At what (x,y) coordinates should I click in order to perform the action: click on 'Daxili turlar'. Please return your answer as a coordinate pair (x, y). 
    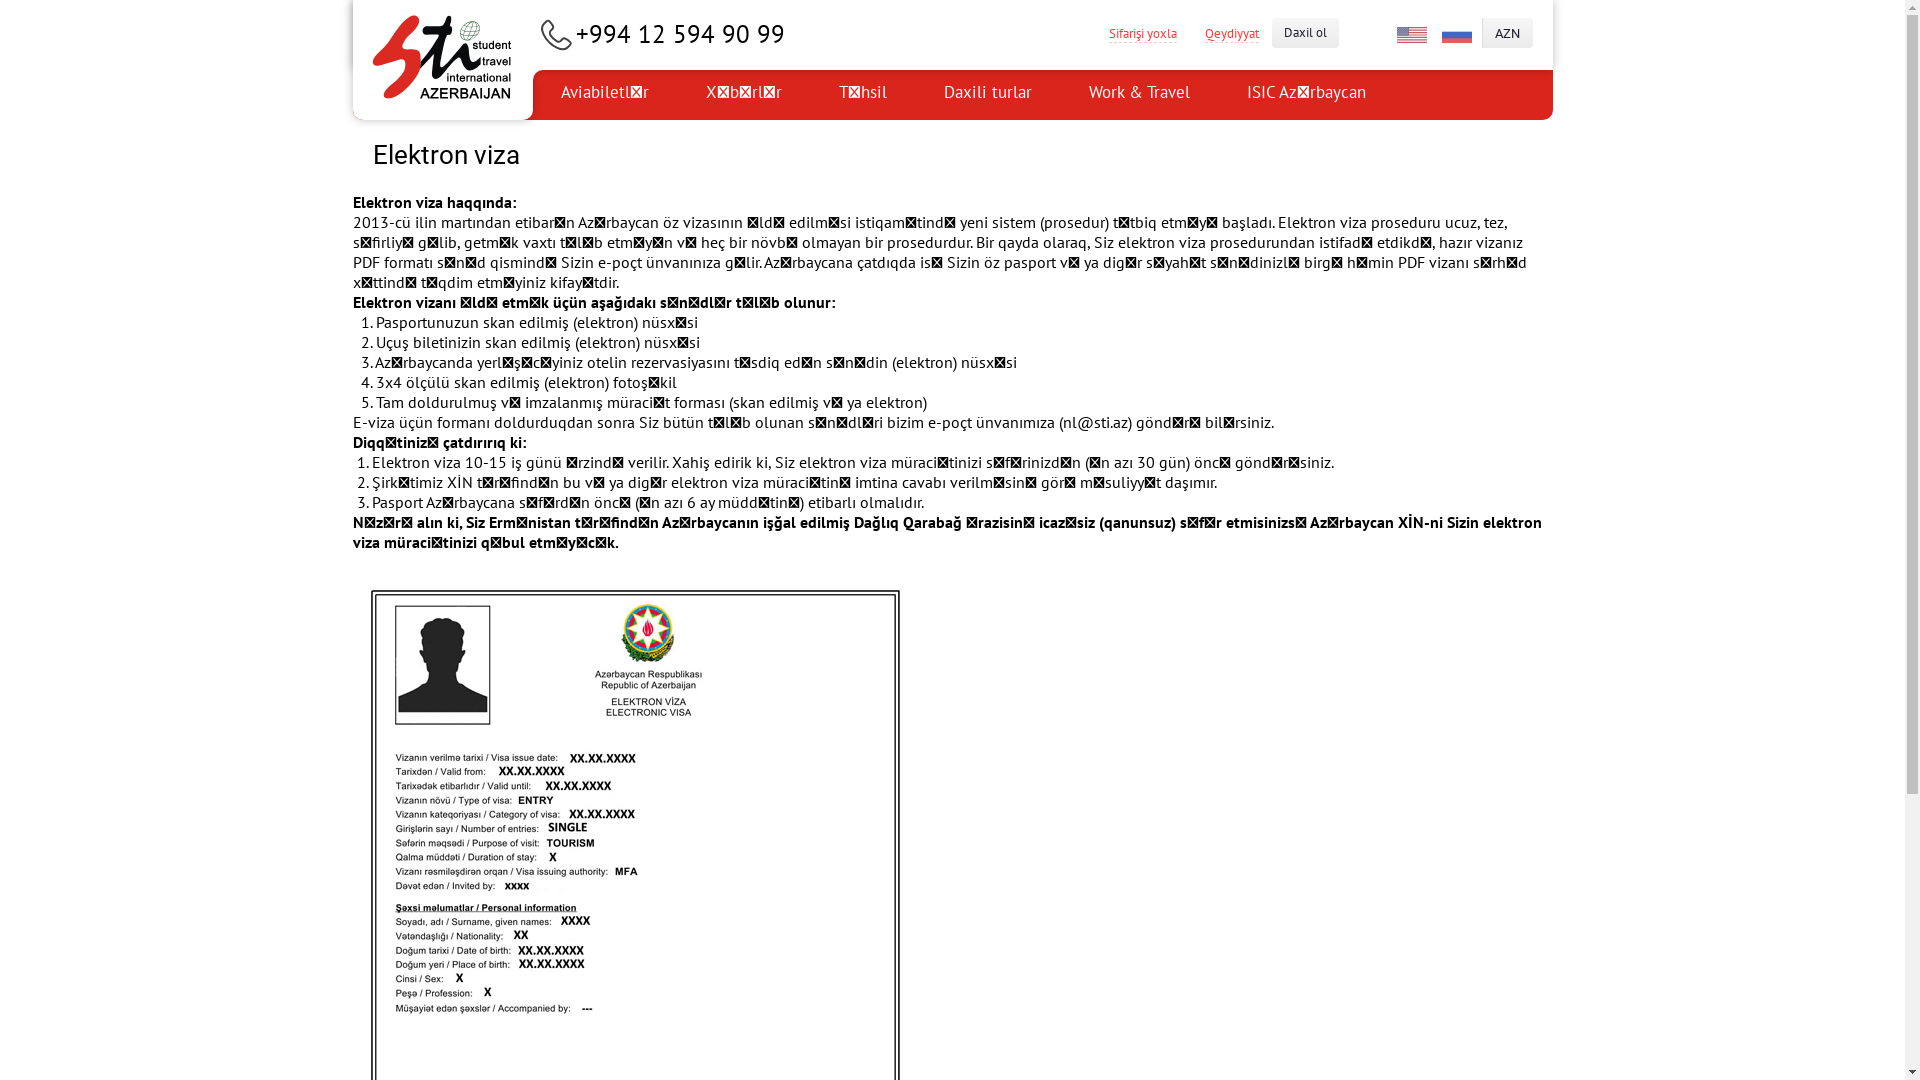
    Looking at the image, I should click on (915, 95).